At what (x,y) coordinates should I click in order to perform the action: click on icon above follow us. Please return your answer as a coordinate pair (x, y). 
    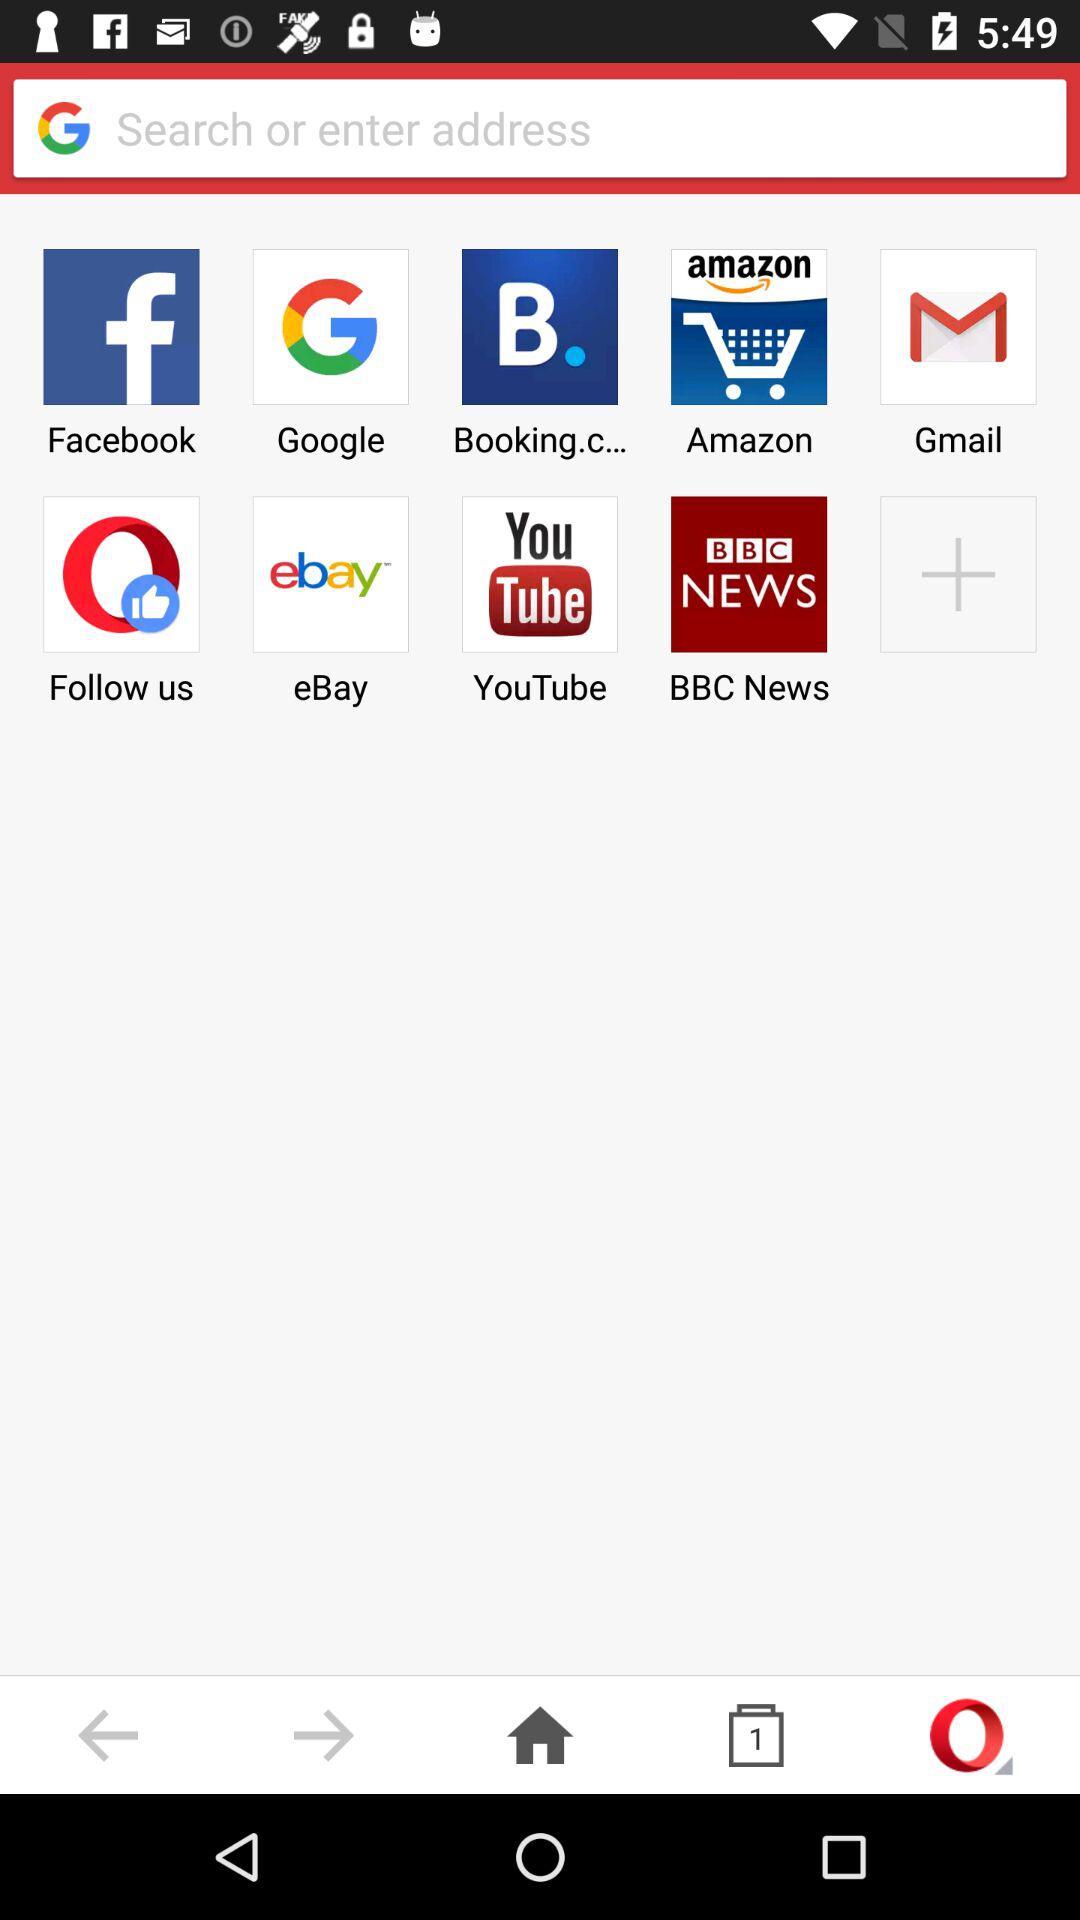
    Looking at the image, I should click on (121, 346).